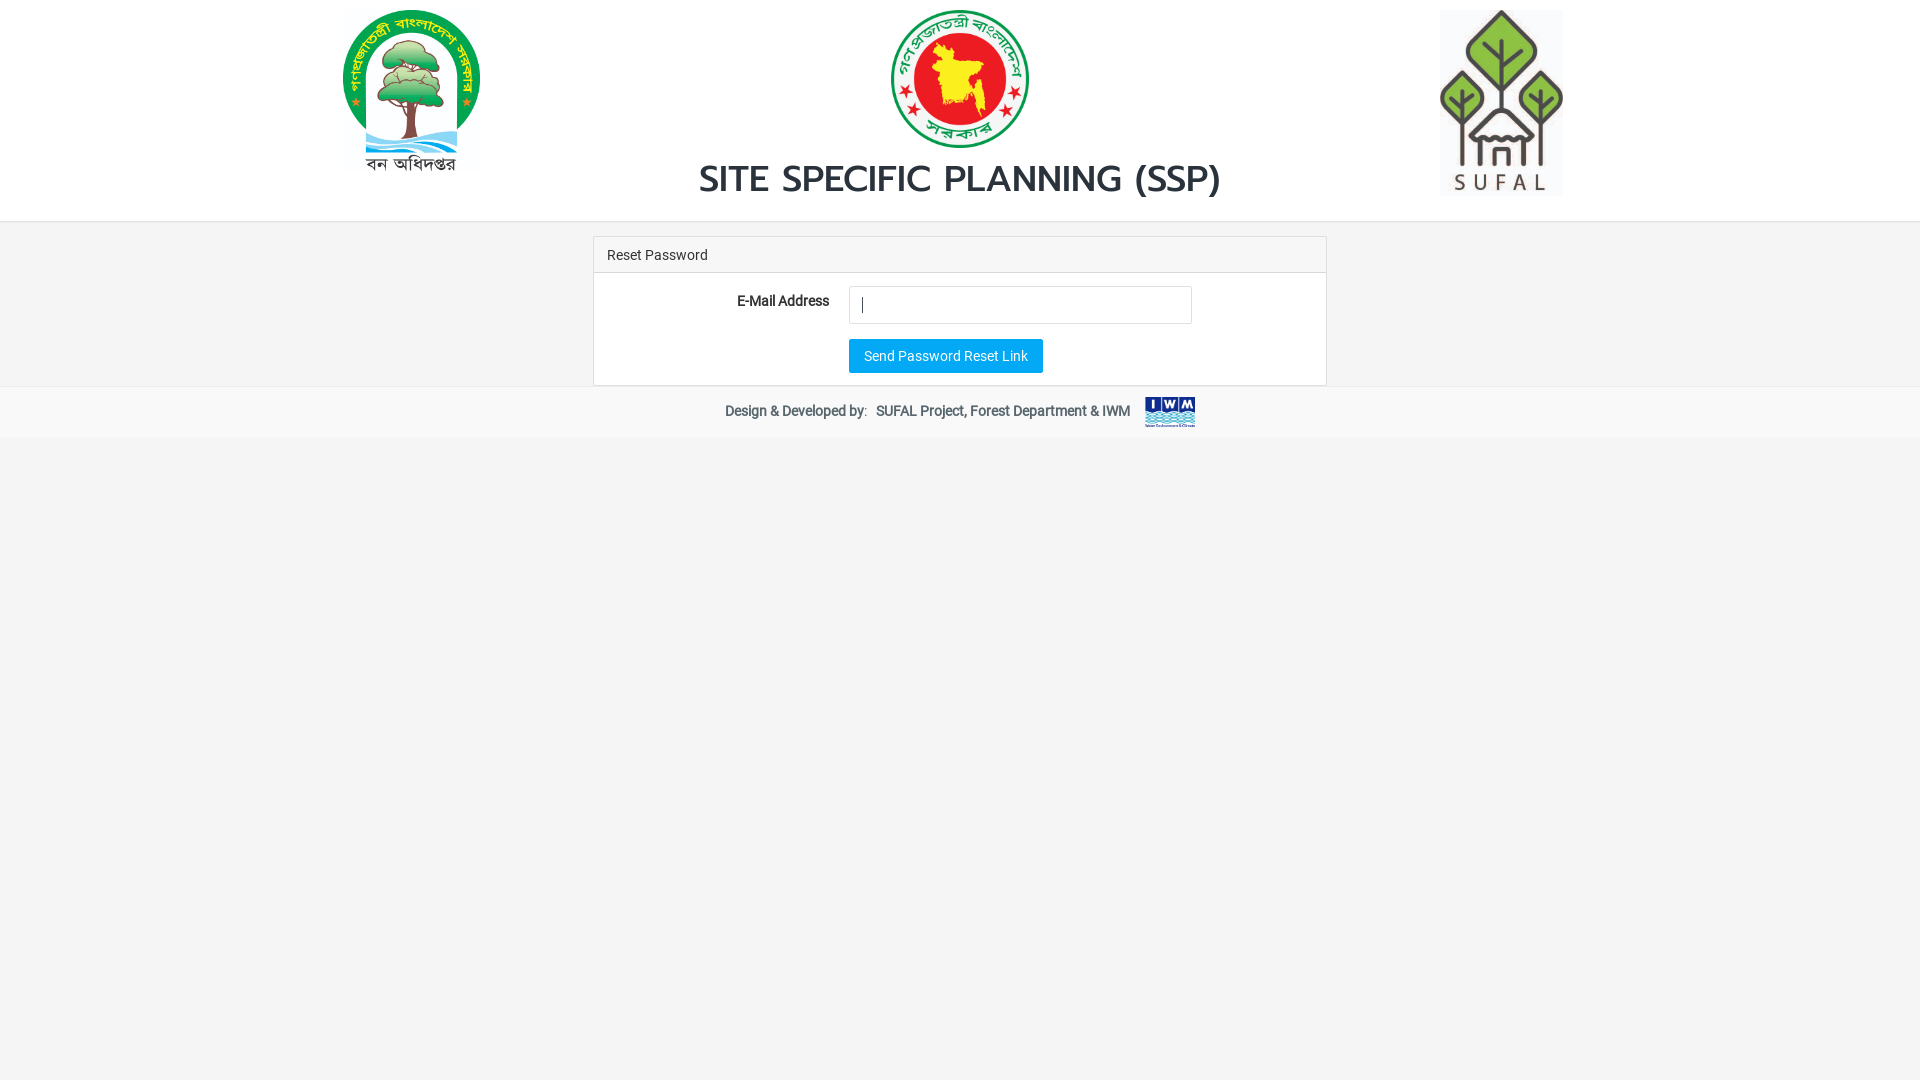  Describe the element at coordinates (944, 353) in the screenshot. I see `'Send Password Reset Link'` at that location.